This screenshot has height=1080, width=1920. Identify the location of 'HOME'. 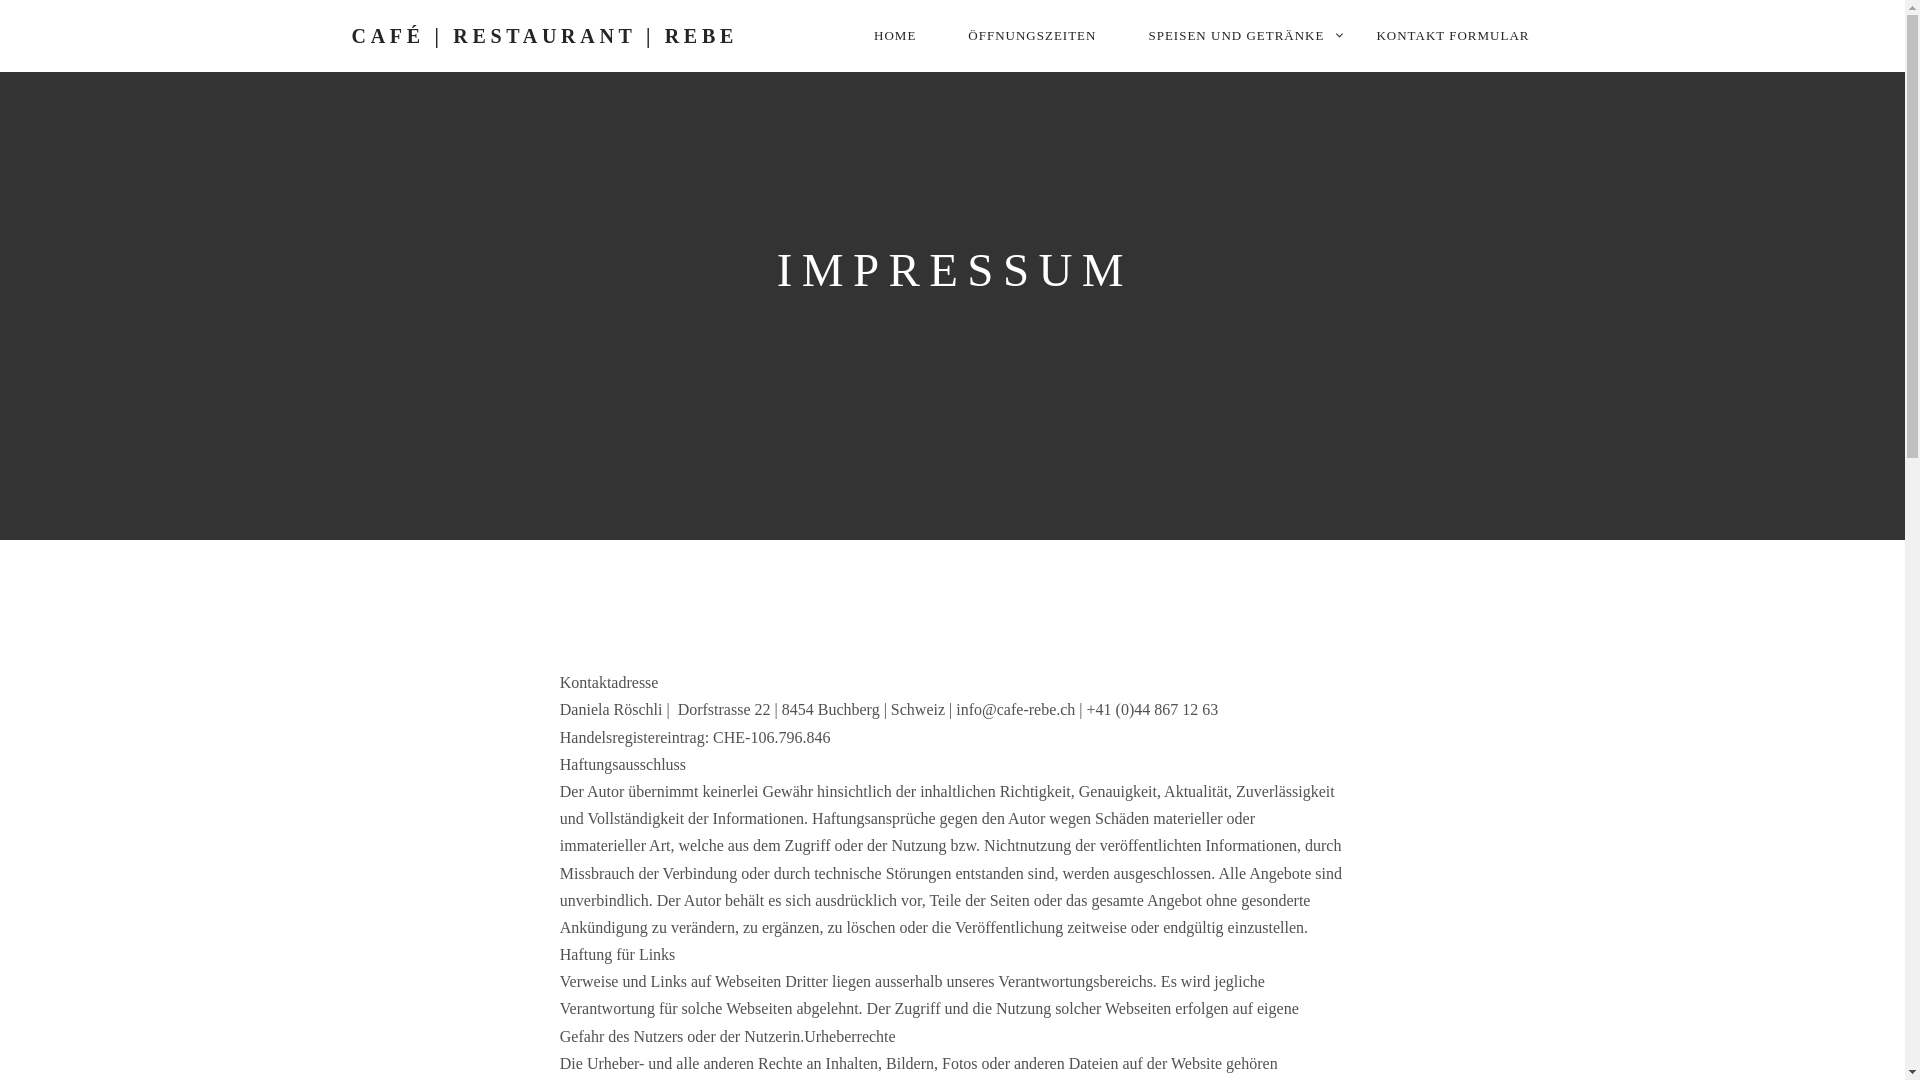
(893, 35).